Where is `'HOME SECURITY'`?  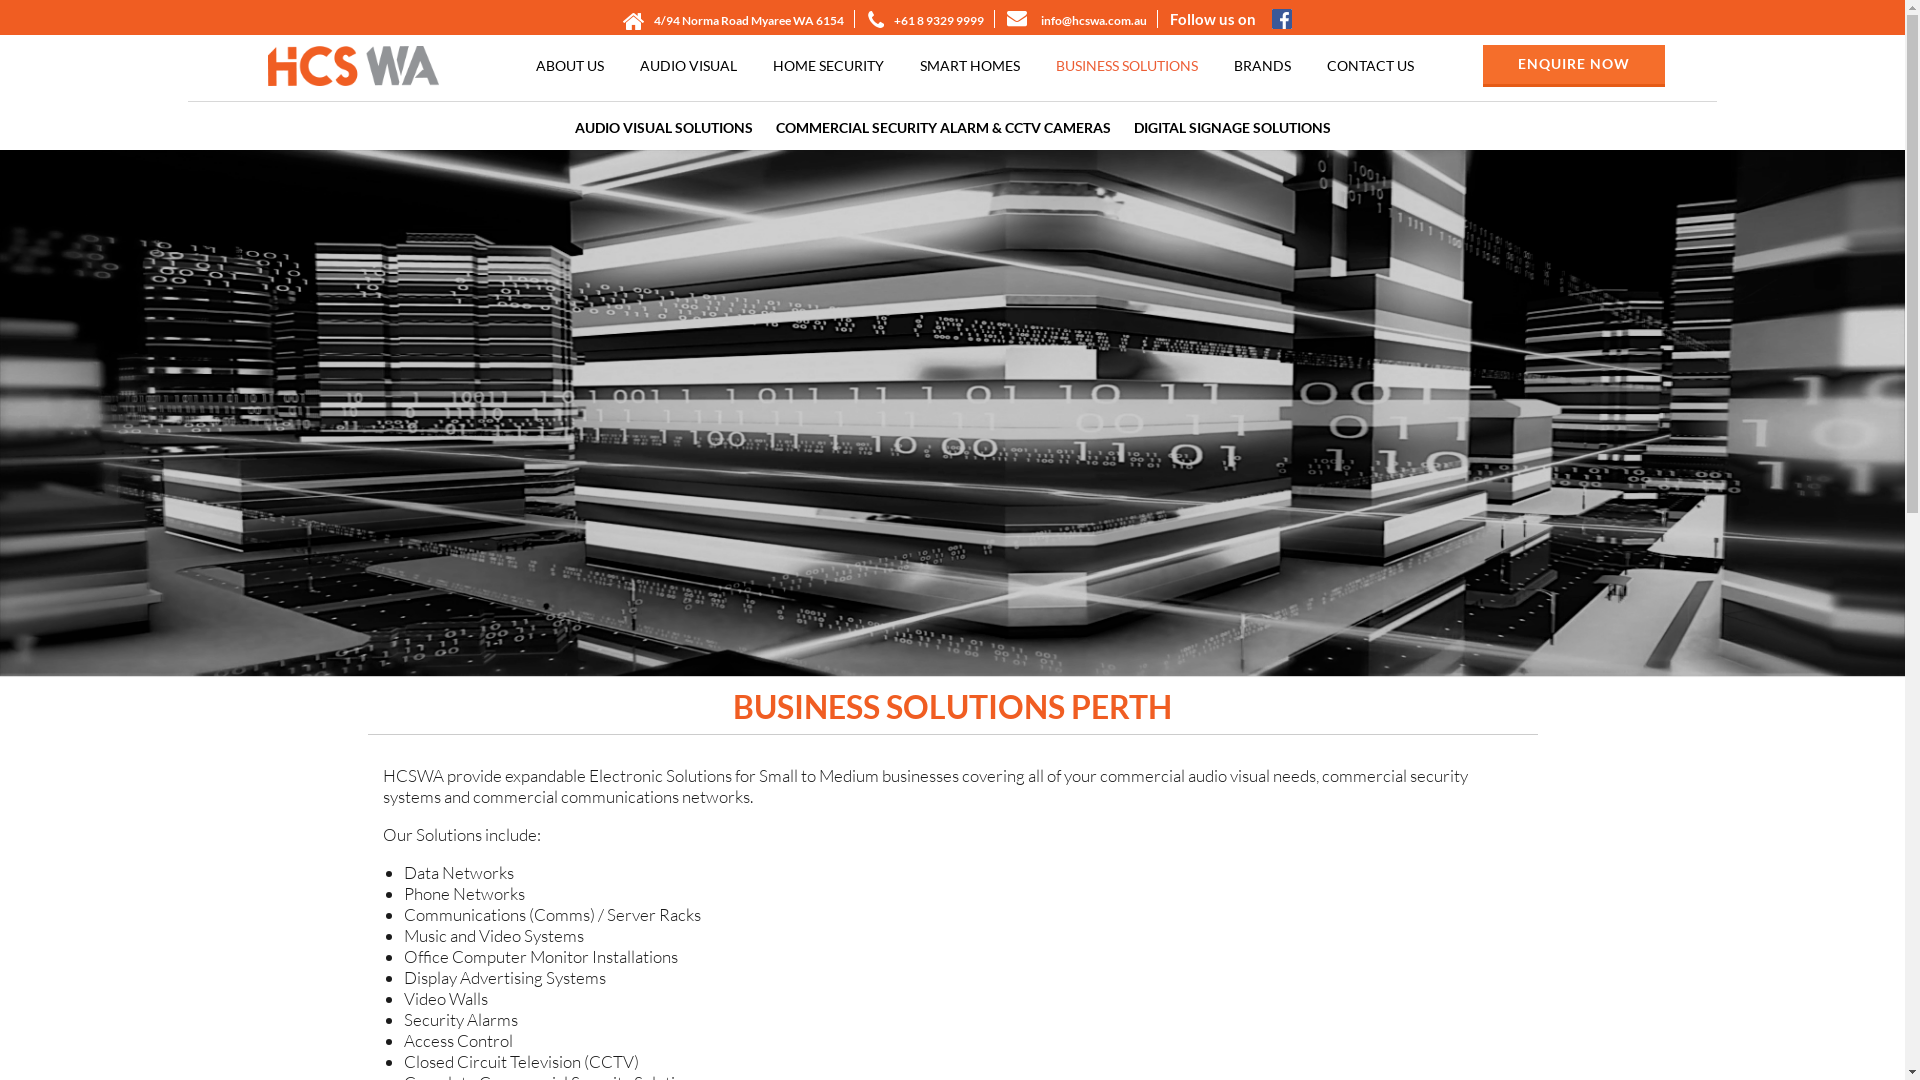
'HOME SECURITY' is located at coordinates (828, 64).